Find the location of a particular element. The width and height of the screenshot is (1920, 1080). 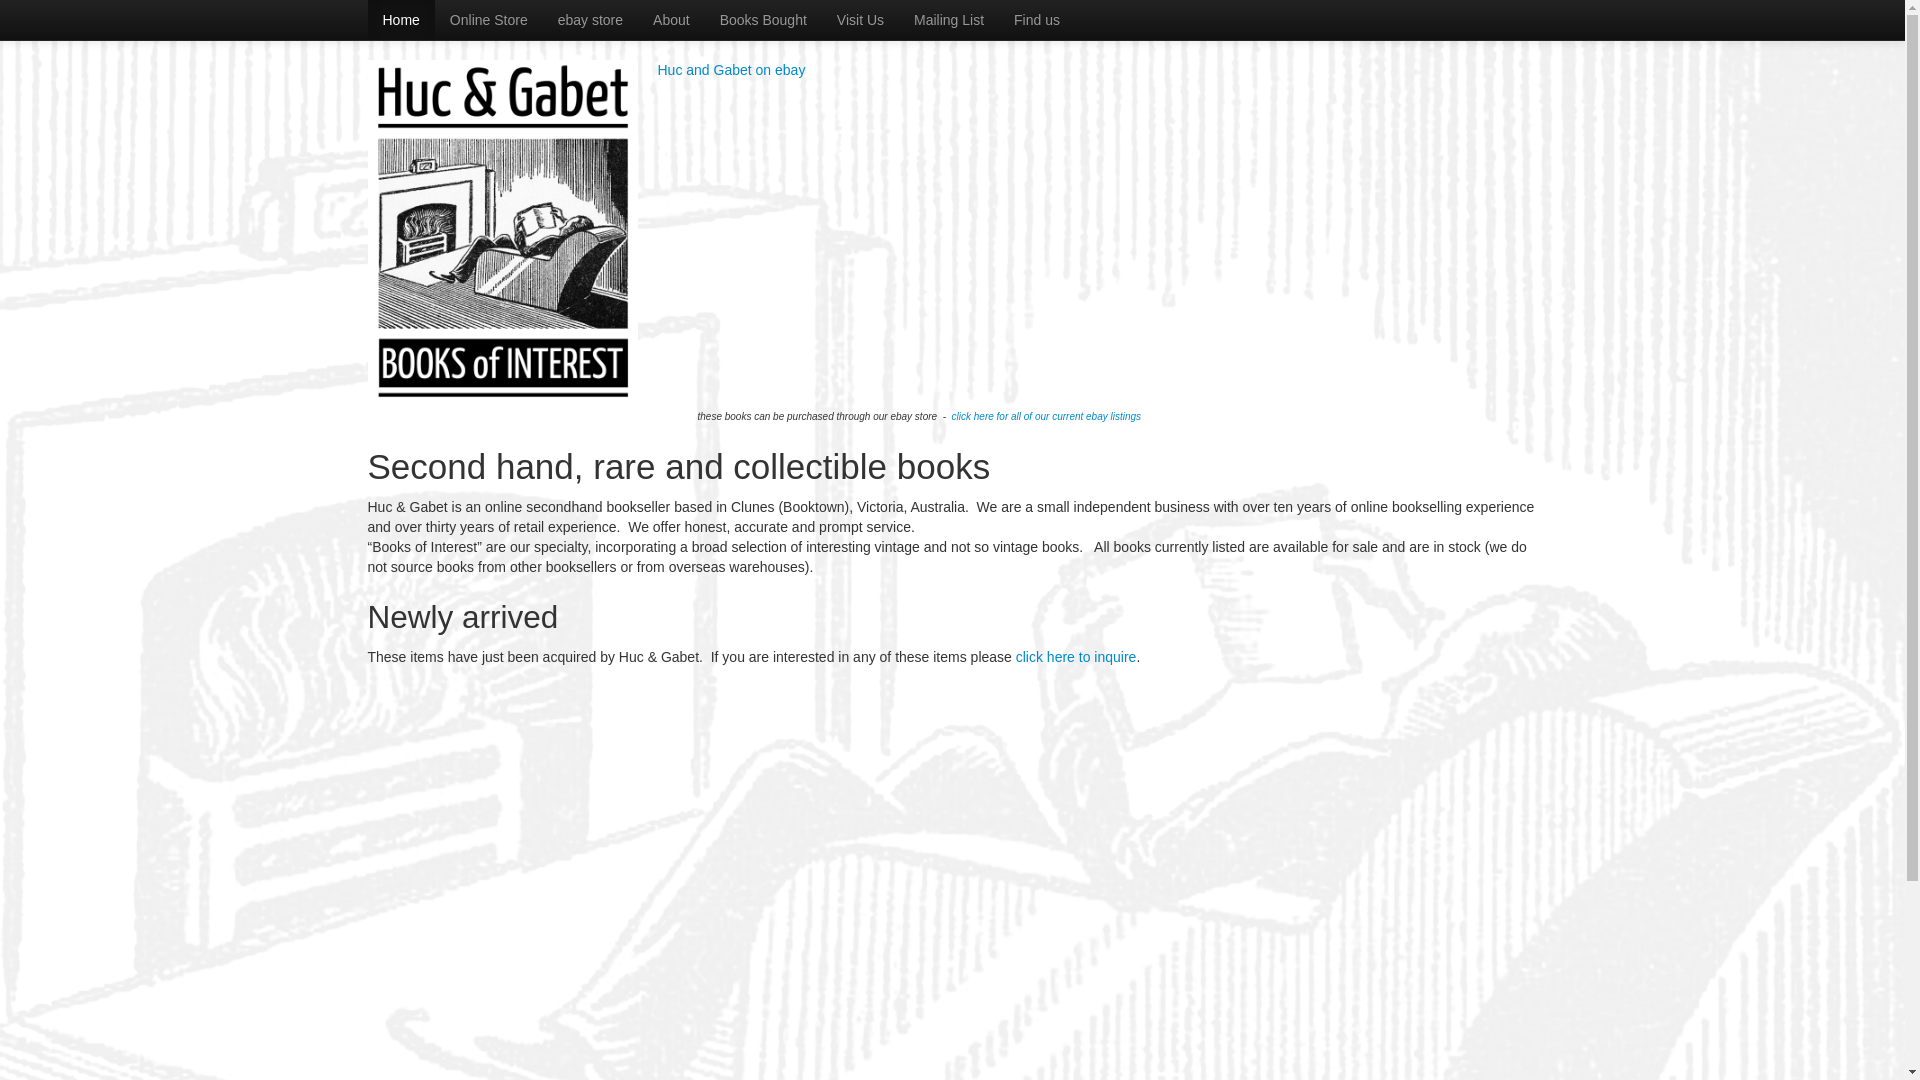

'ebay store' is located at coordinates (589, 19).